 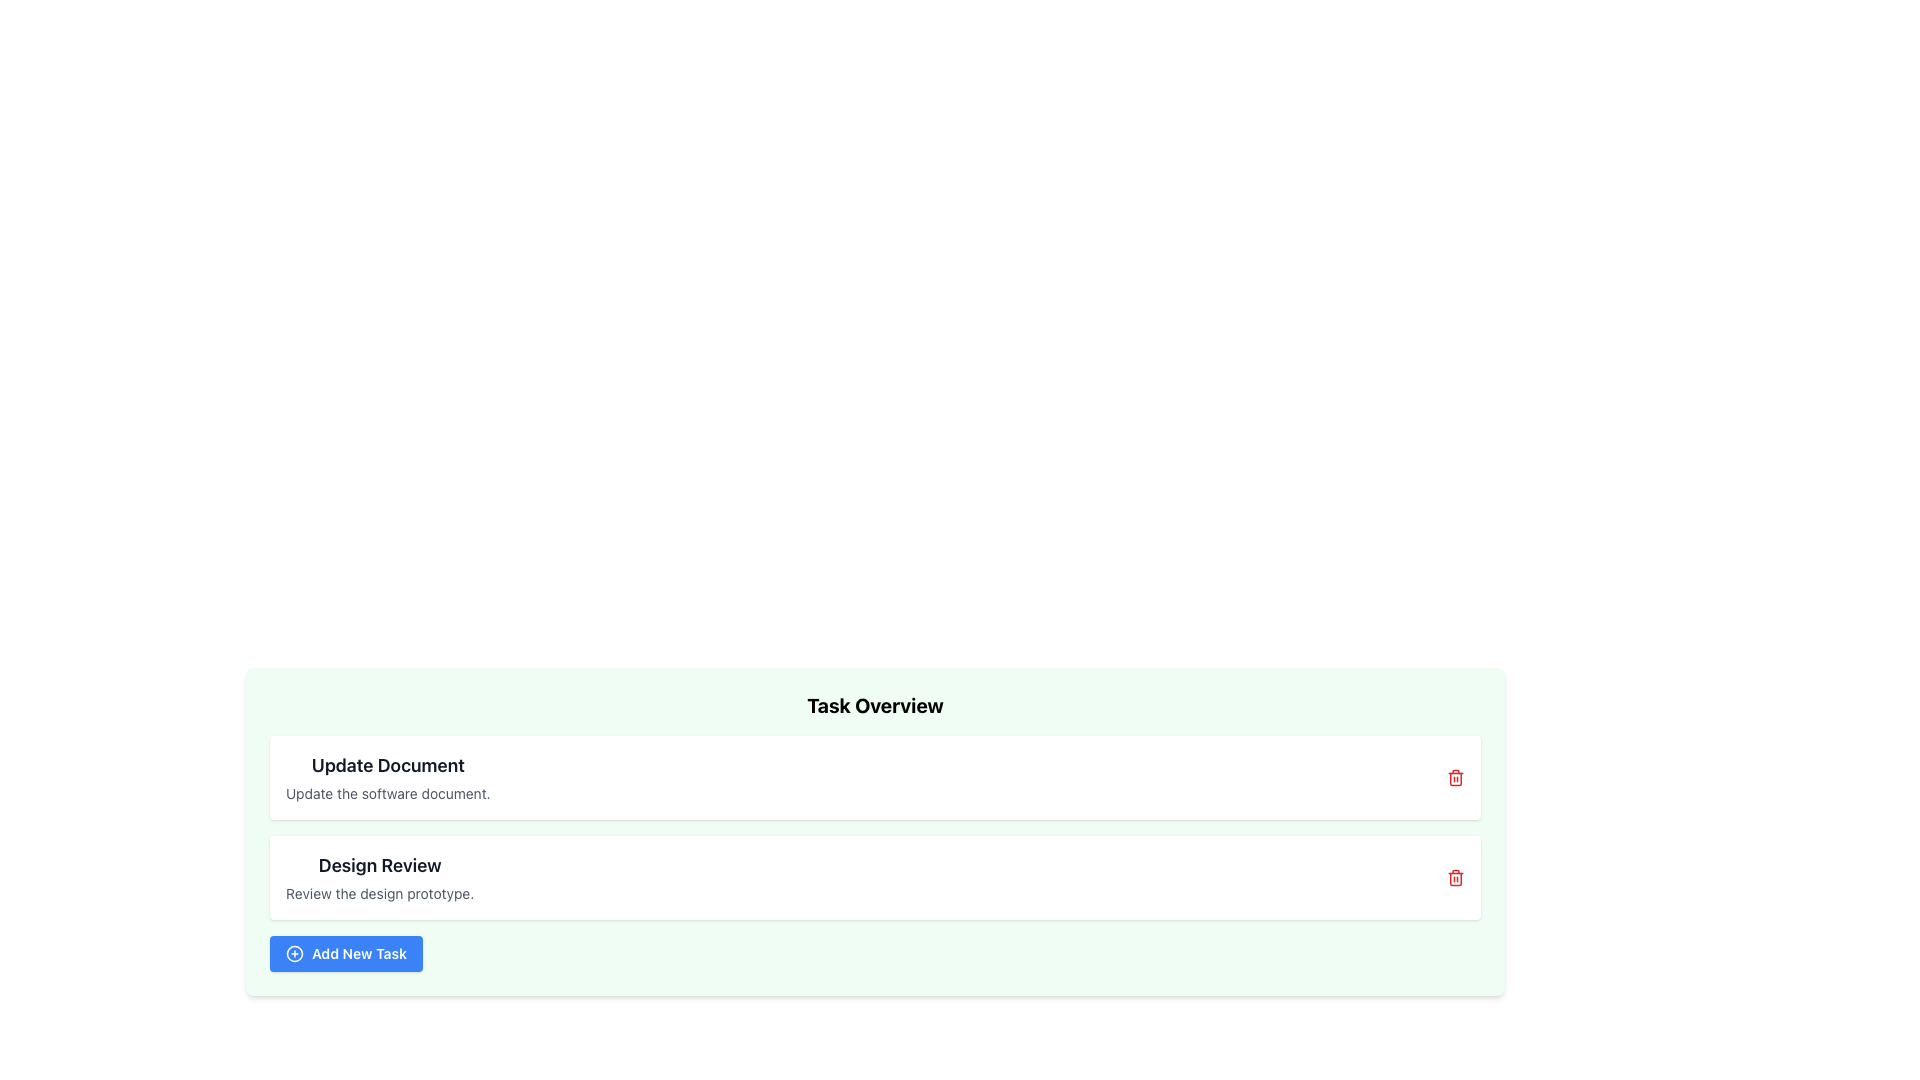 I want to click on the circular icon with a plus sign inside, located to the left of the 'Add New Task' blue button in the 'Task Overview' section, so click(x=293, y=952).